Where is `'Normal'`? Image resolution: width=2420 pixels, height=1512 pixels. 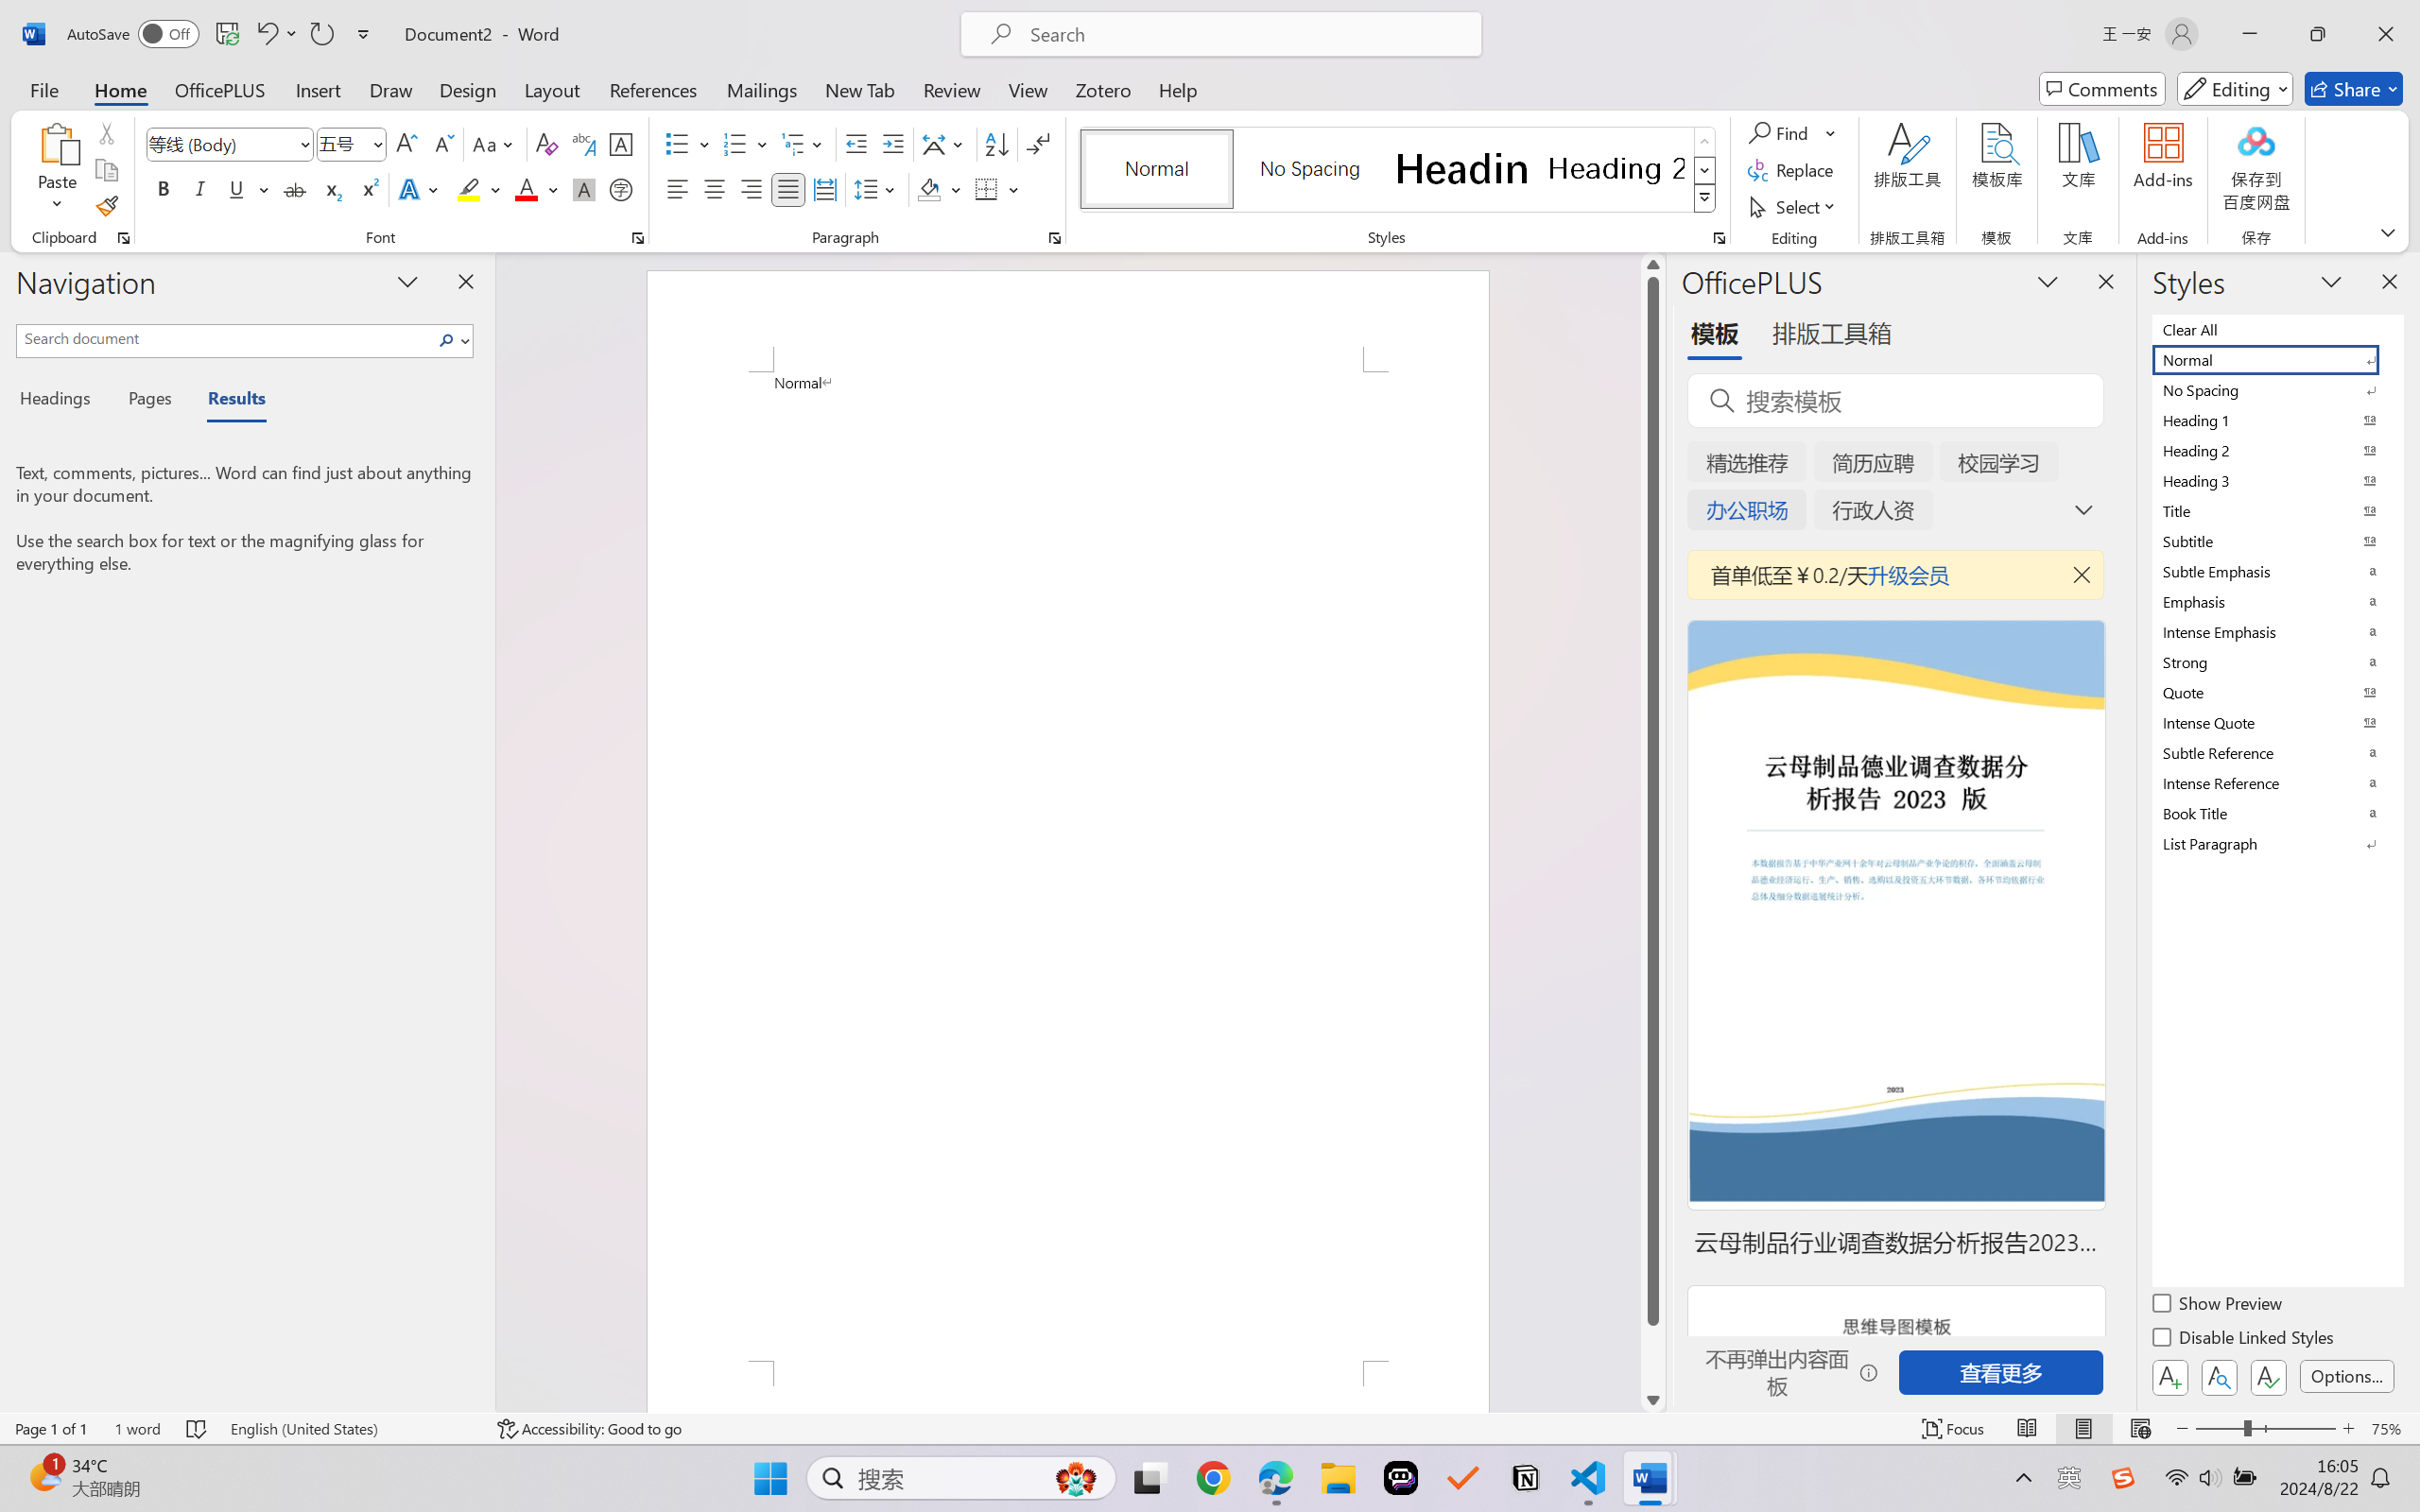 'Normal' is located at coordinates (2275, 358).